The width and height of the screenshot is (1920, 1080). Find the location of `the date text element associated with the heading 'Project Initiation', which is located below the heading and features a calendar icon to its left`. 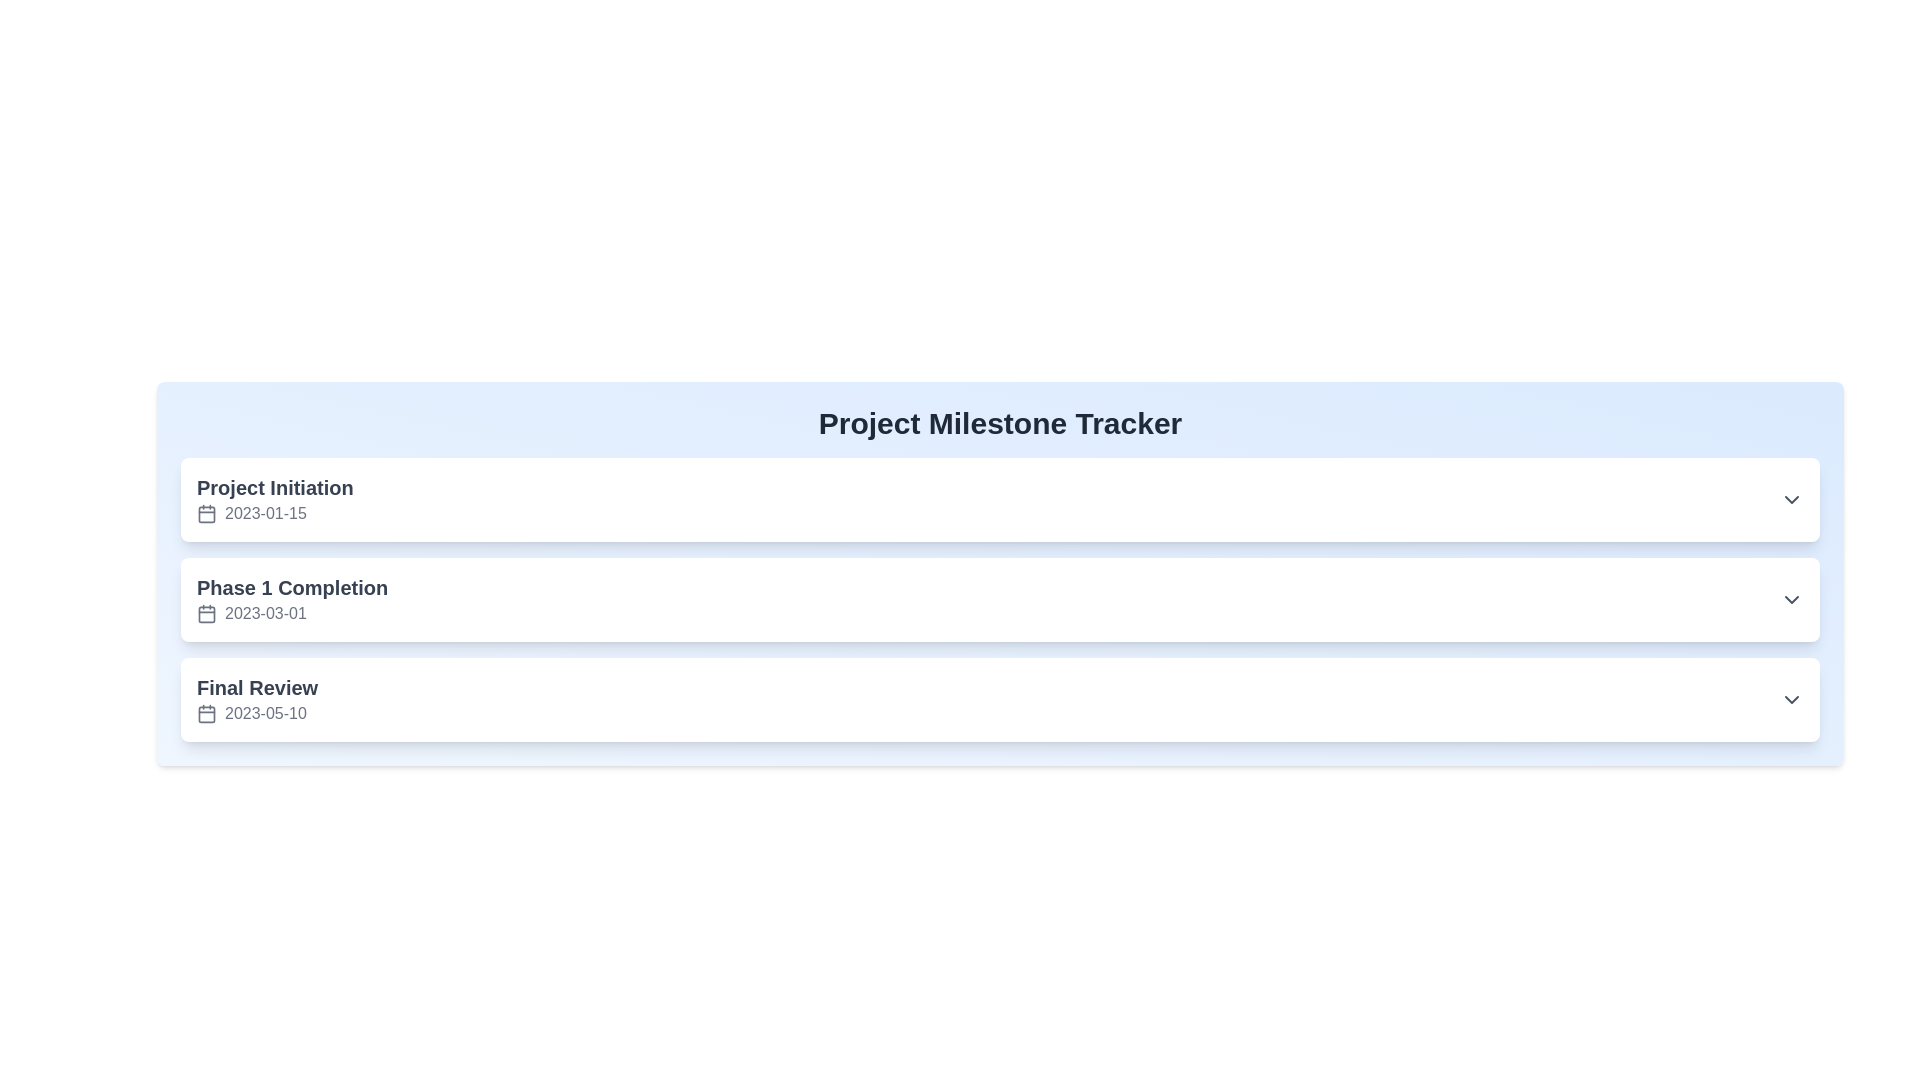

the date text element associated with the heading 'Project Initiation', which is located below the heading and features a calendar icon to its left is located at coordinates (274, 512).